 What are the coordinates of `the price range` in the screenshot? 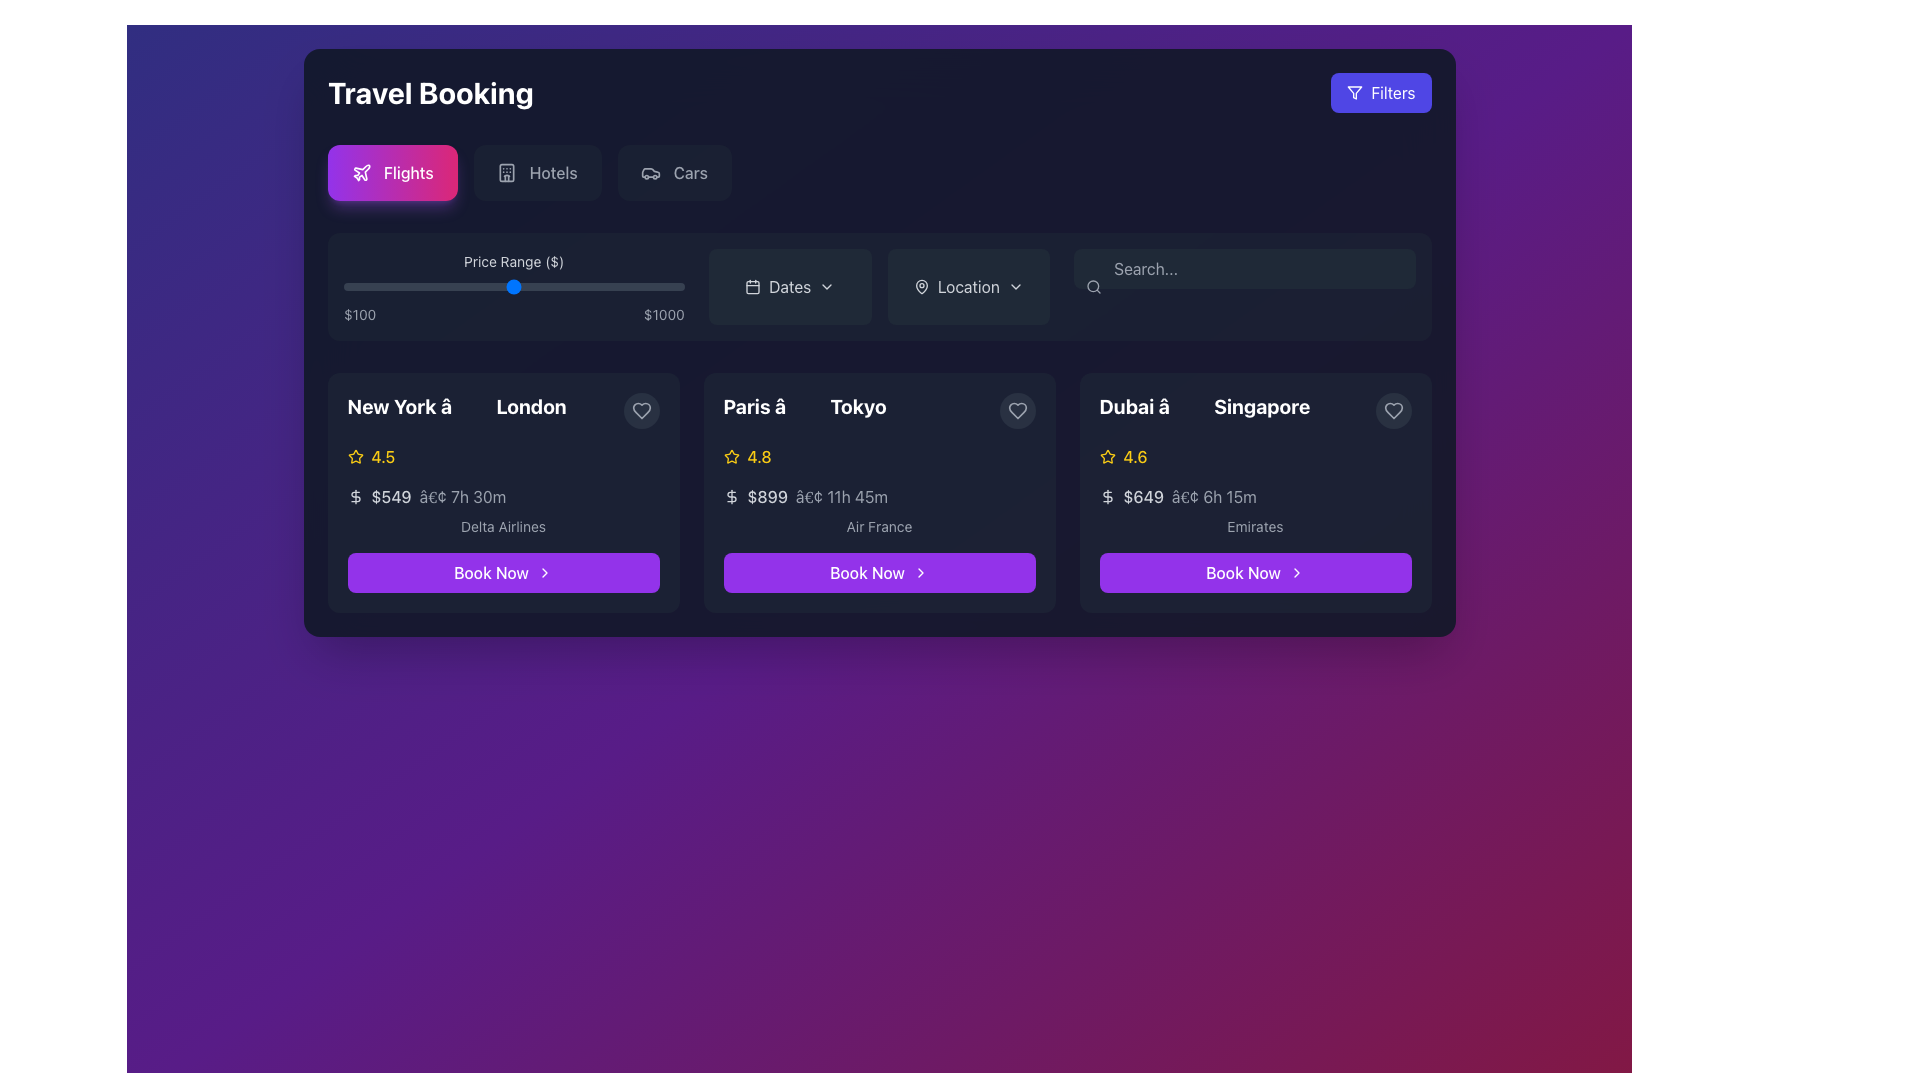 It's located at (362, 286).